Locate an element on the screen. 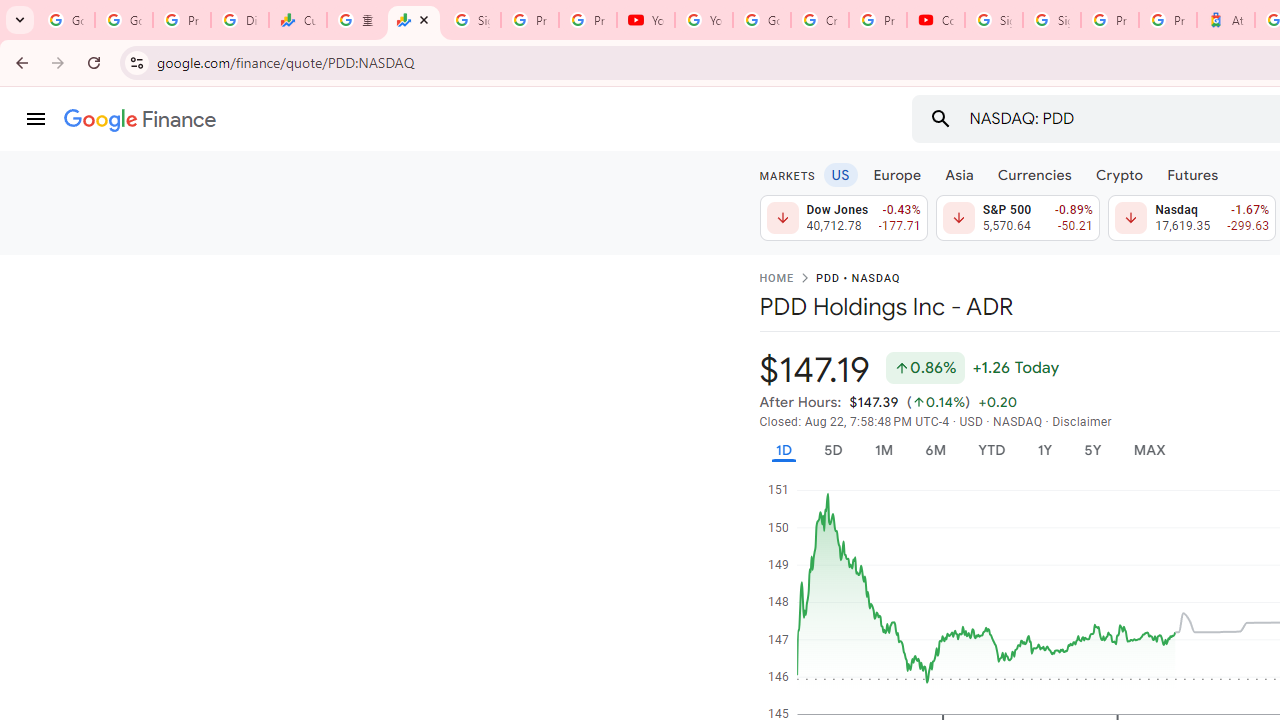 This screenshot has width=1280, height=720. 'YouTube' is located at coordinates (645, 20).